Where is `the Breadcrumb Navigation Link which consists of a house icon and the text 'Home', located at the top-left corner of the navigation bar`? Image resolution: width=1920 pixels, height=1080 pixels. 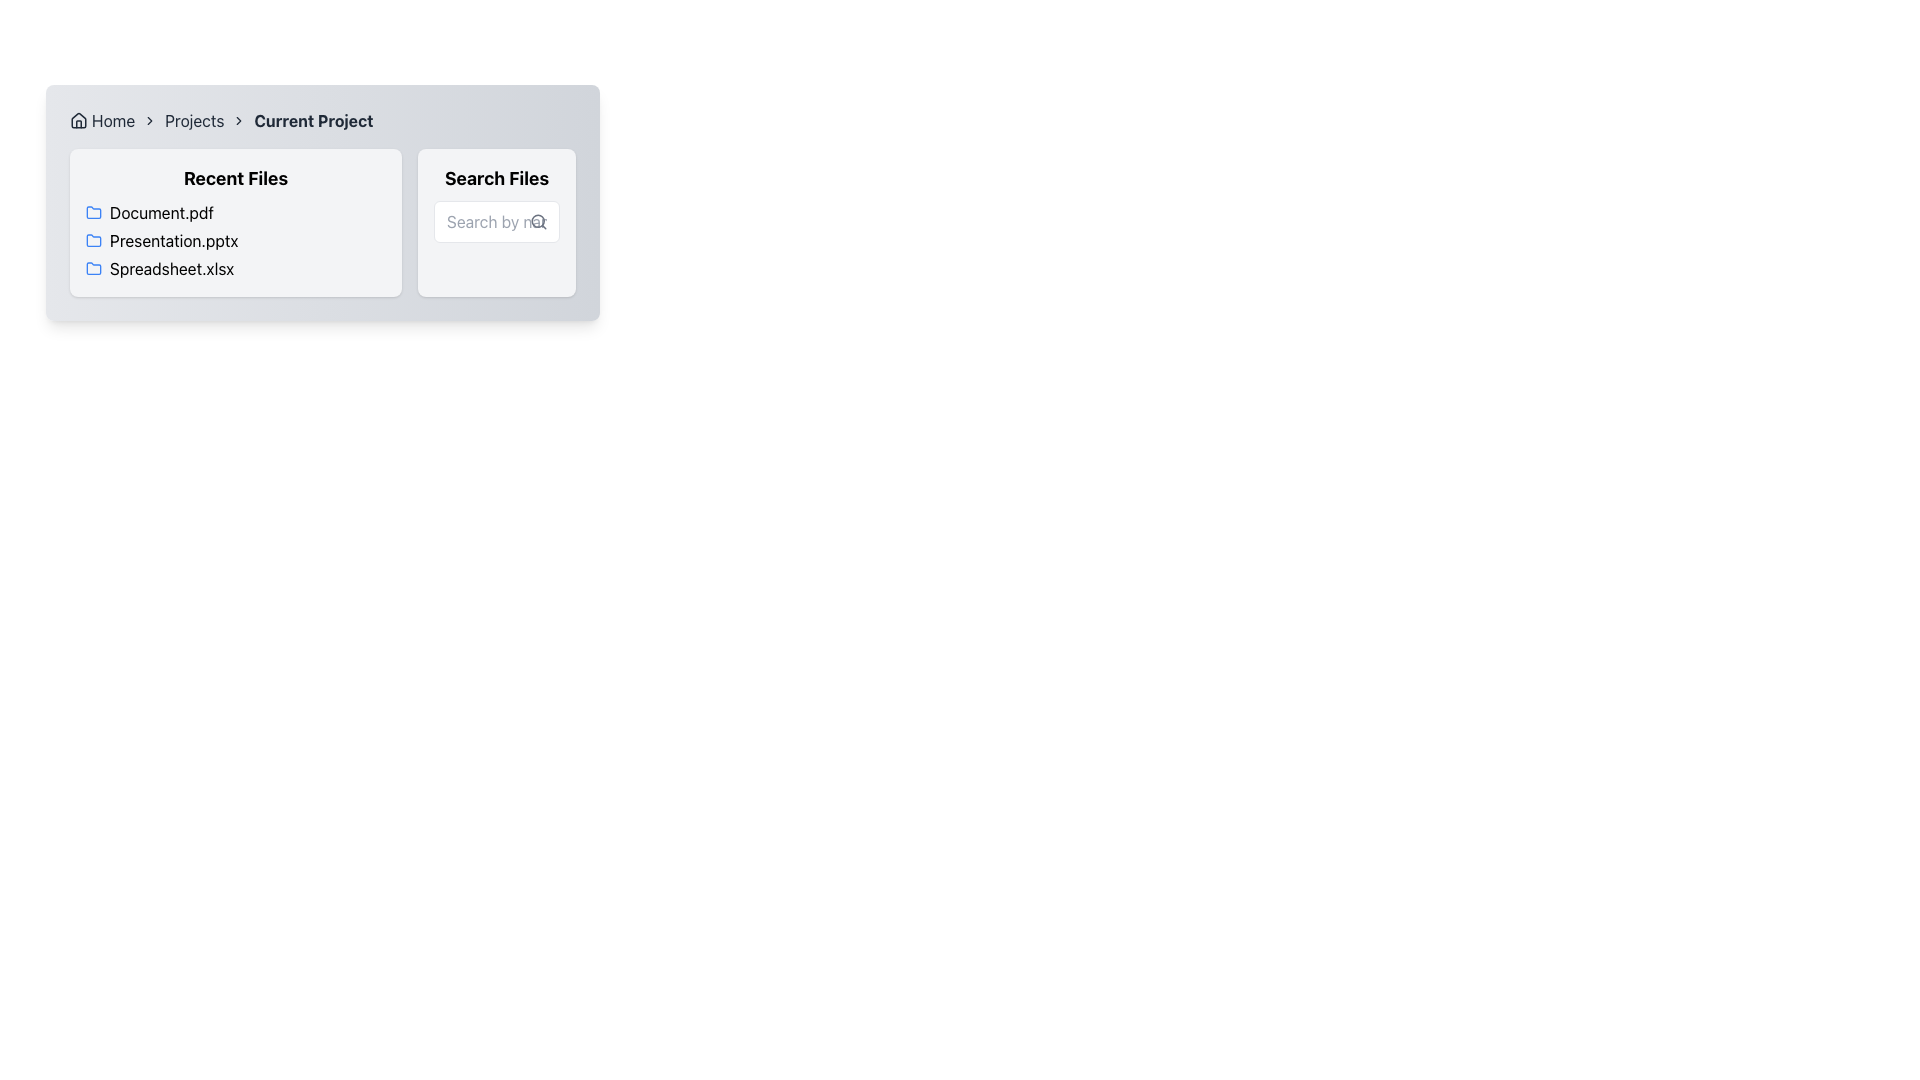 the Breadcrumb Navigation Link which consists of a house icon and the text 'Home', located at the top-left corner of the navigation bar is located at coordinates (101, 120).